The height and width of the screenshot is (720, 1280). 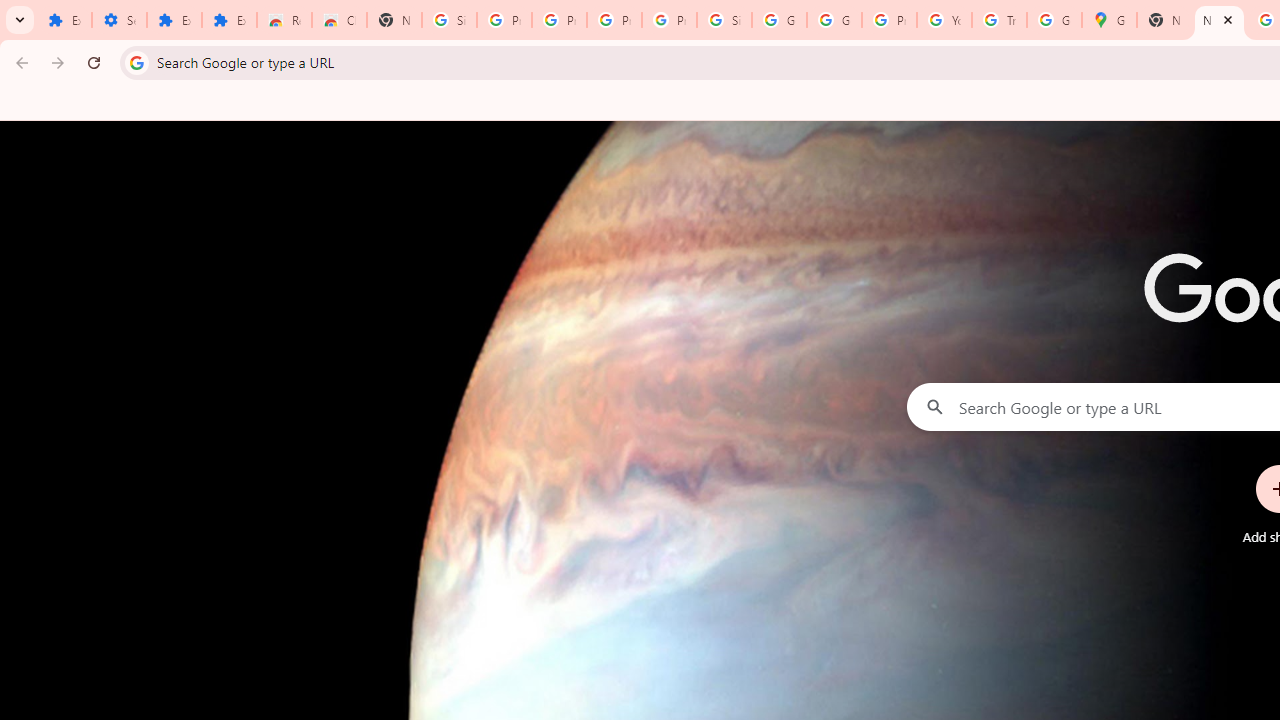 I want to click on 'Sign in - Google Accounts', so click(x=448, y=20).